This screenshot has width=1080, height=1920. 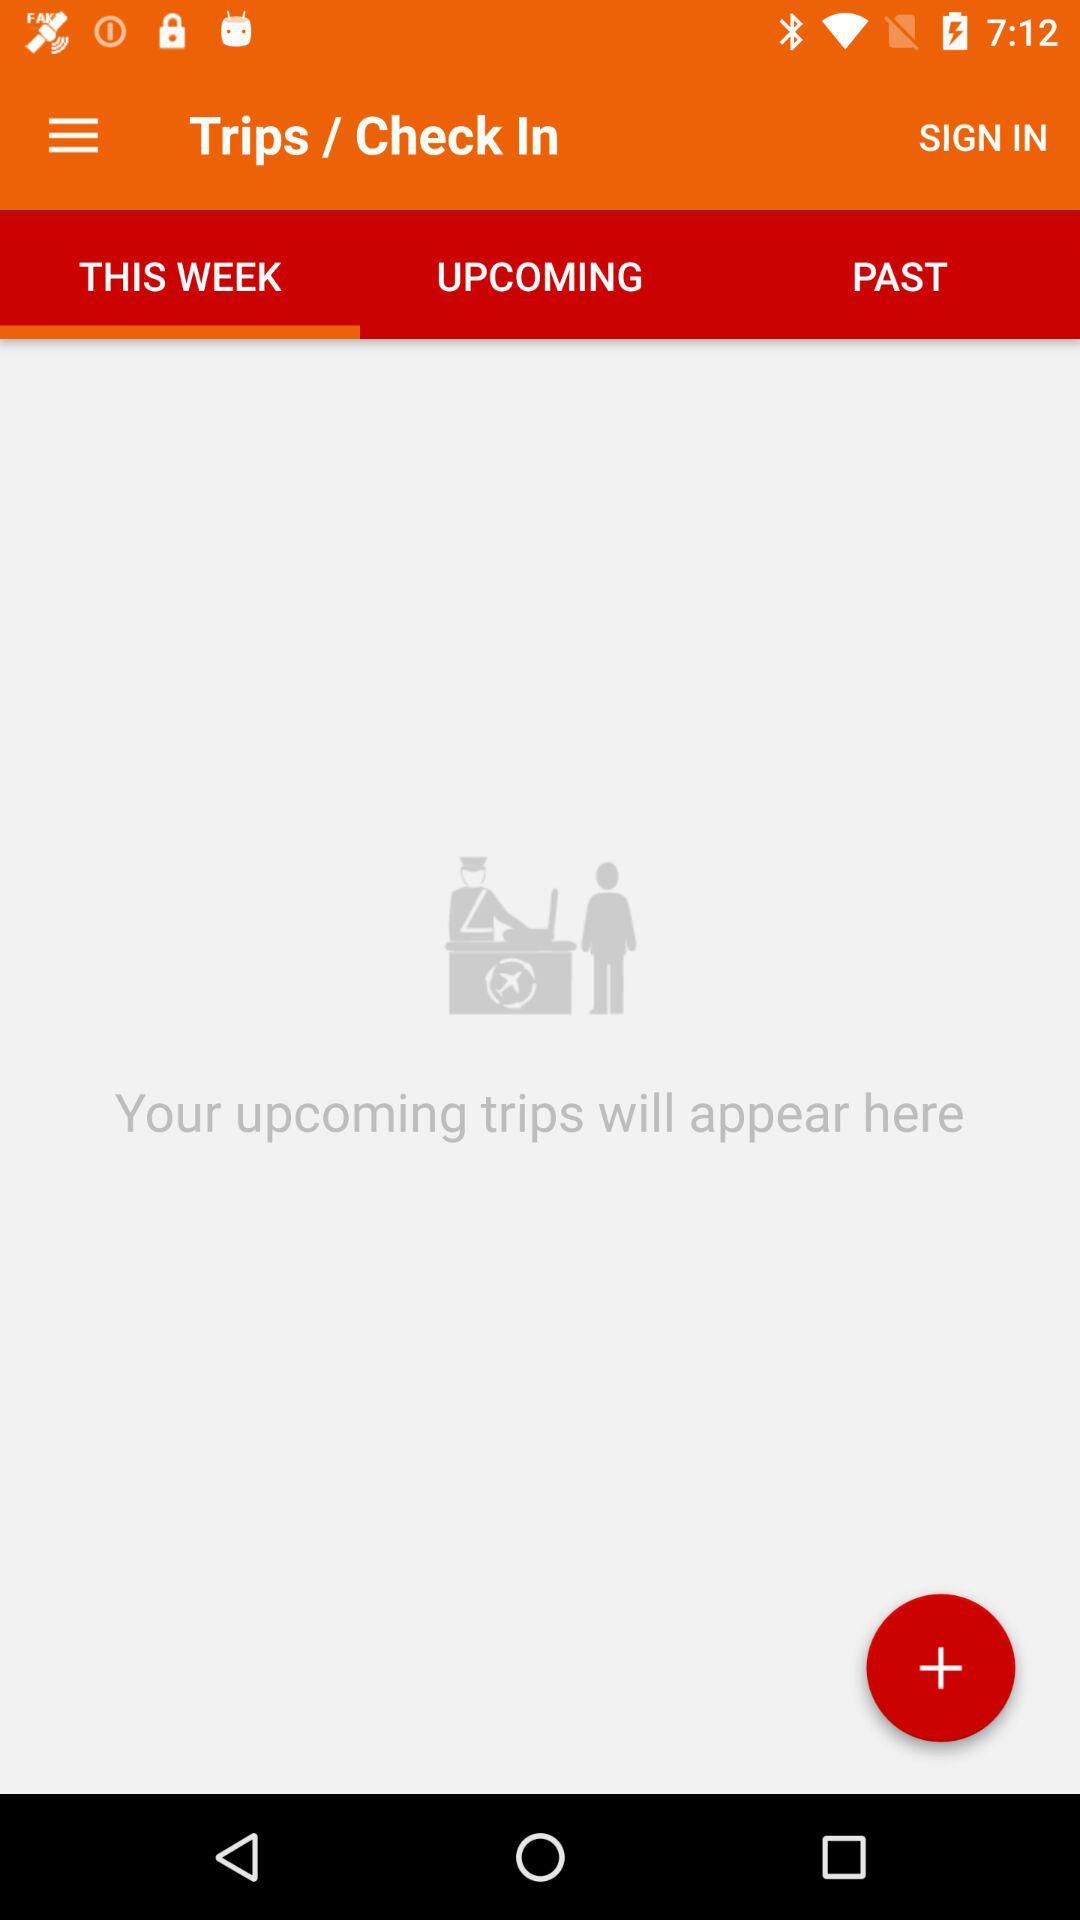 I want to click on sign in item, so click(x=982, y=135).